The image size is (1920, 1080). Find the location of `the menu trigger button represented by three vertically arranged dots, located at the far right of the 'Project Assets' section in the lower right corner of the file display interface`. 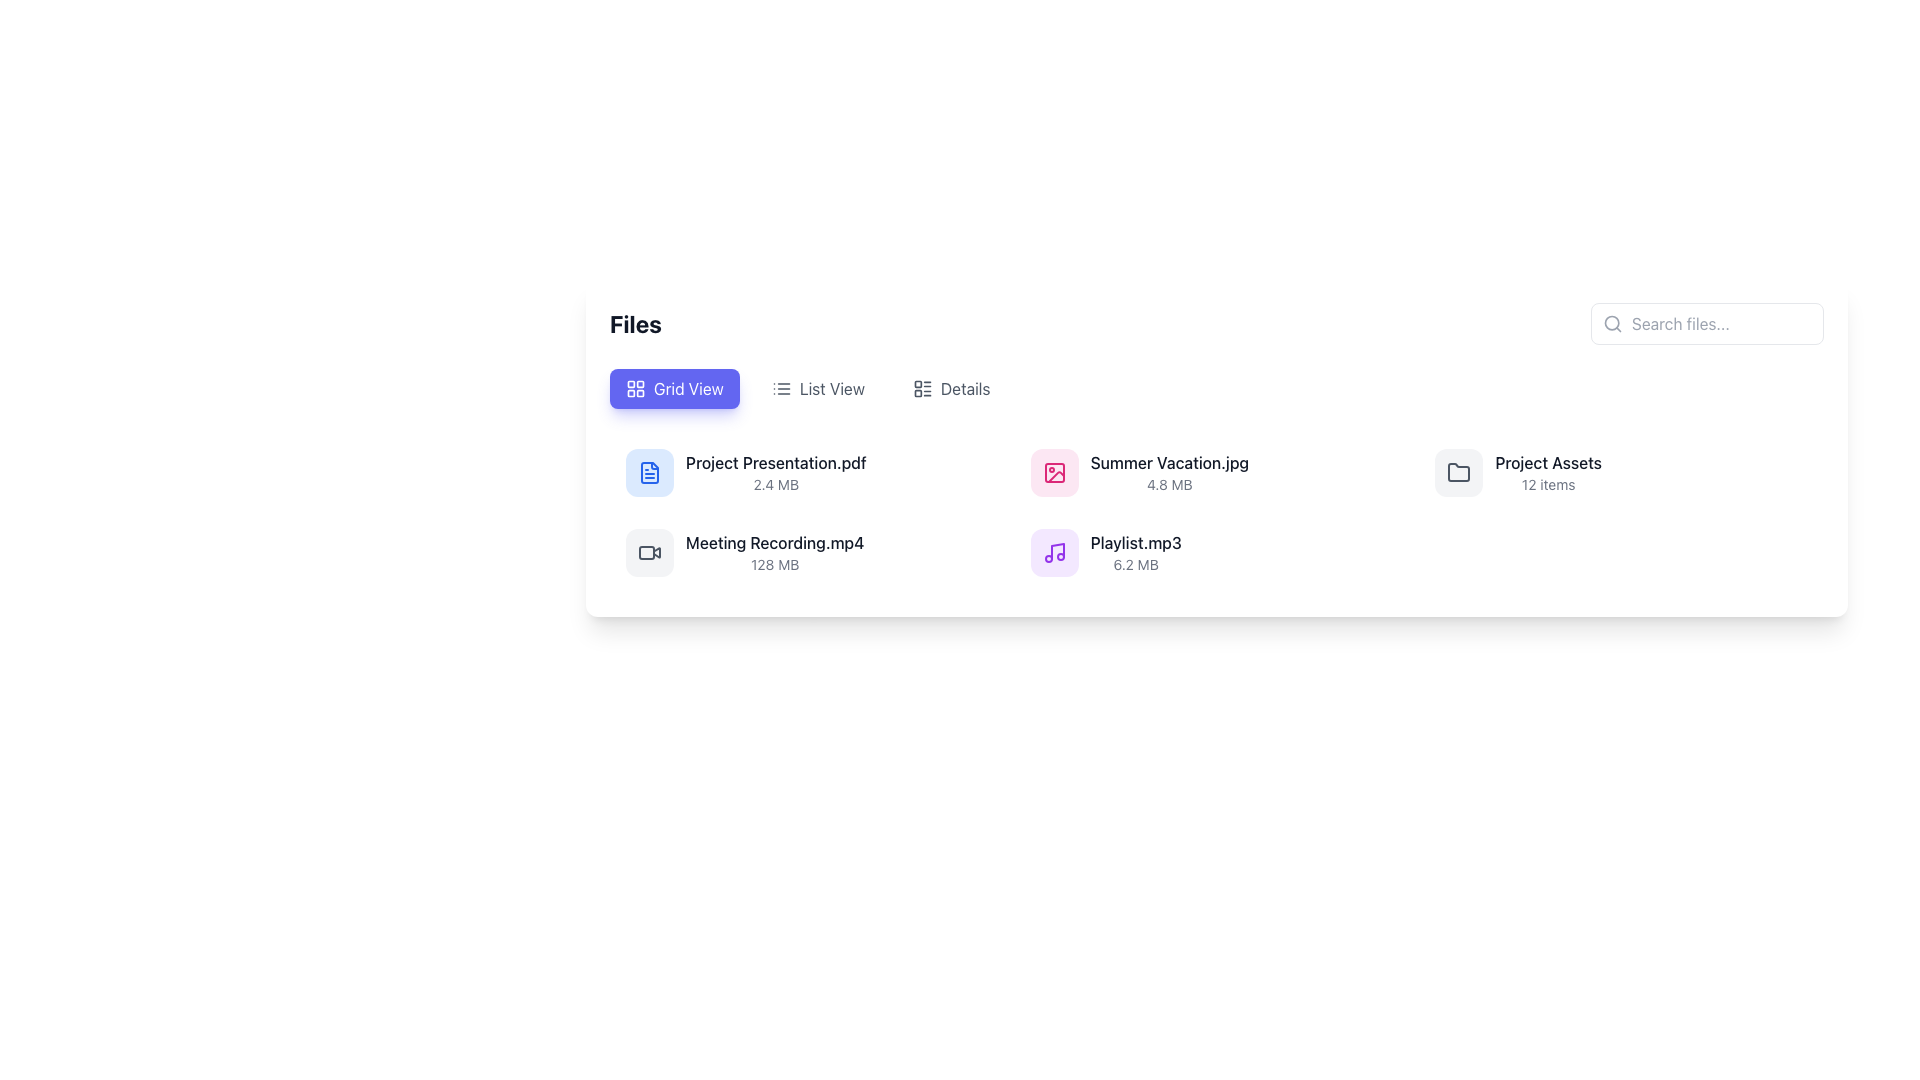

the menu trigger button represented by three vertically arranged dots, located at the far right of the 'Project Assets' section in the lower right corner of the file display interface is located at coordinates (1795, 461).